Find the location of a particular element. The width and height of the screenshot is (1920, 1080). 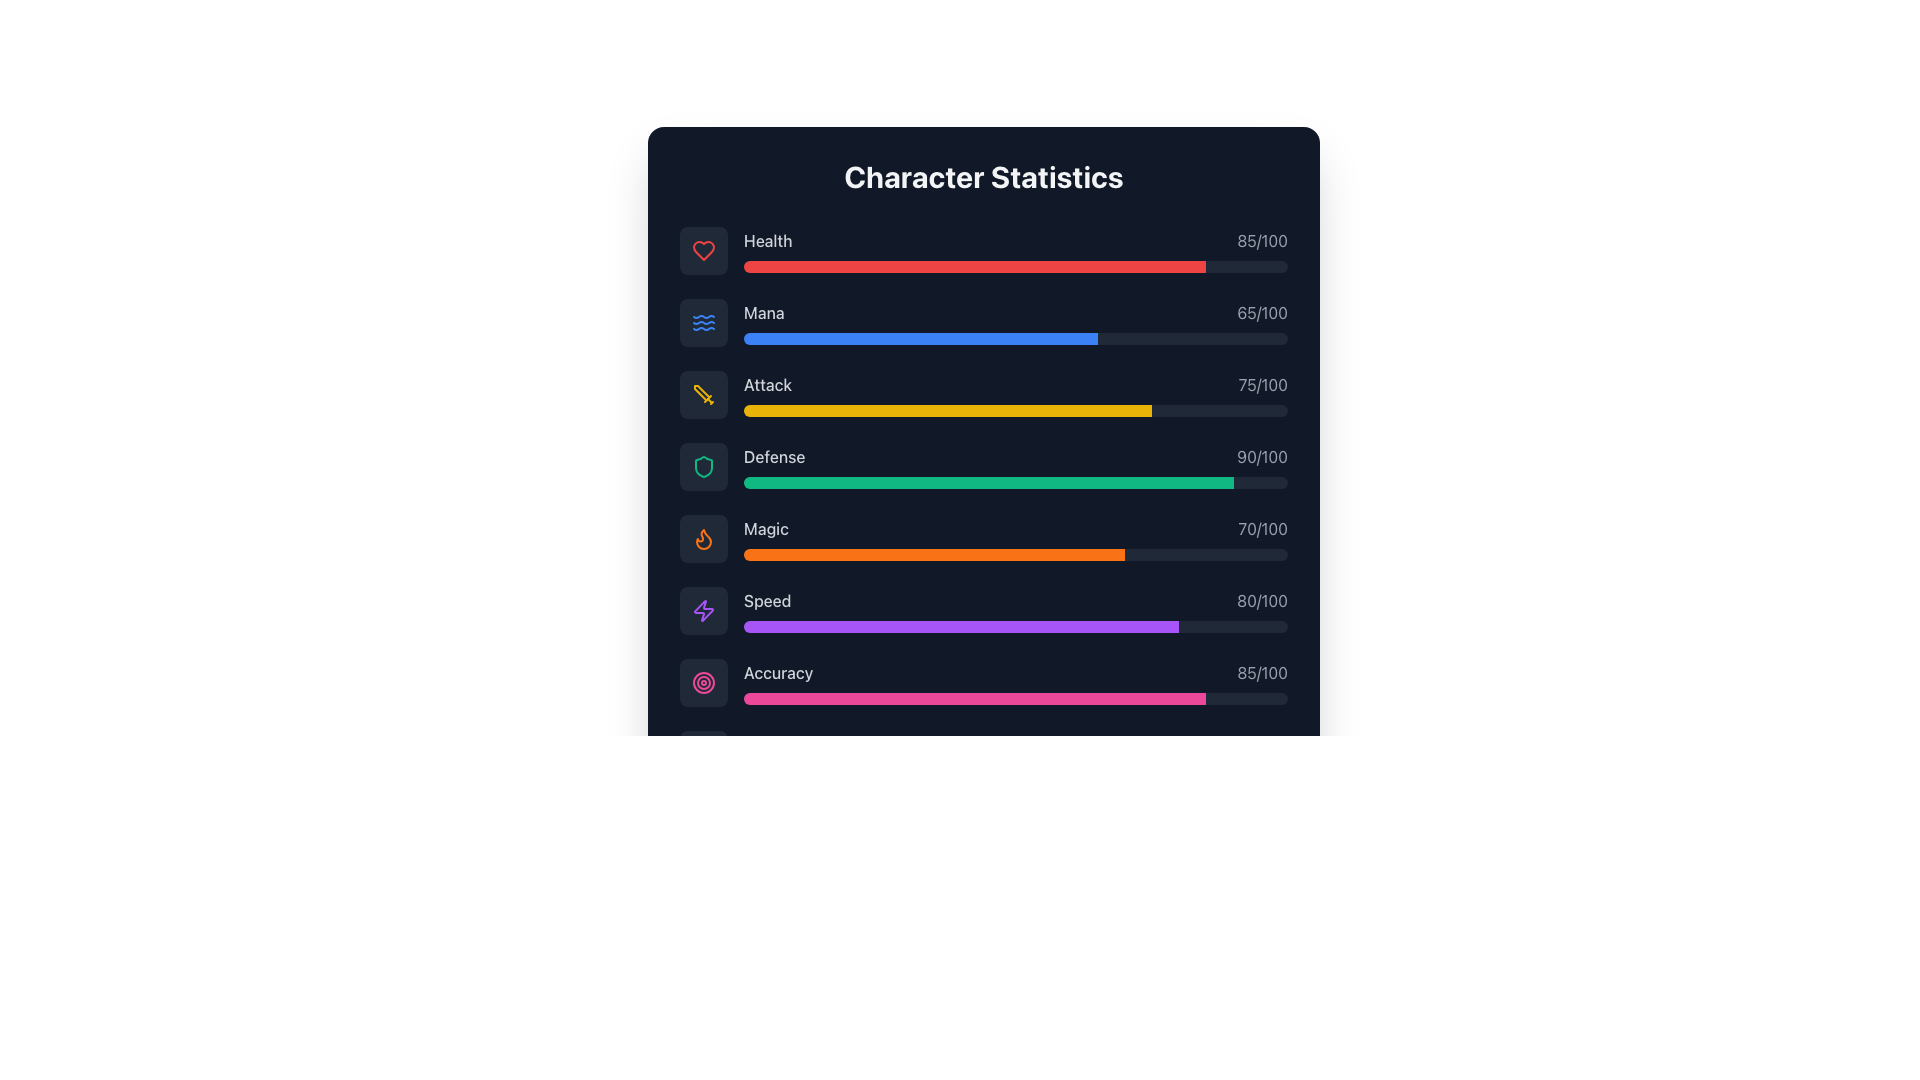

the text label displaying 'Magic', which is the fifth entry in the character statistics list, located on a dark background with an orange flame icon to the left and an orange progress bar labeled '70/100' to the right is located at coordinates (765, 527).